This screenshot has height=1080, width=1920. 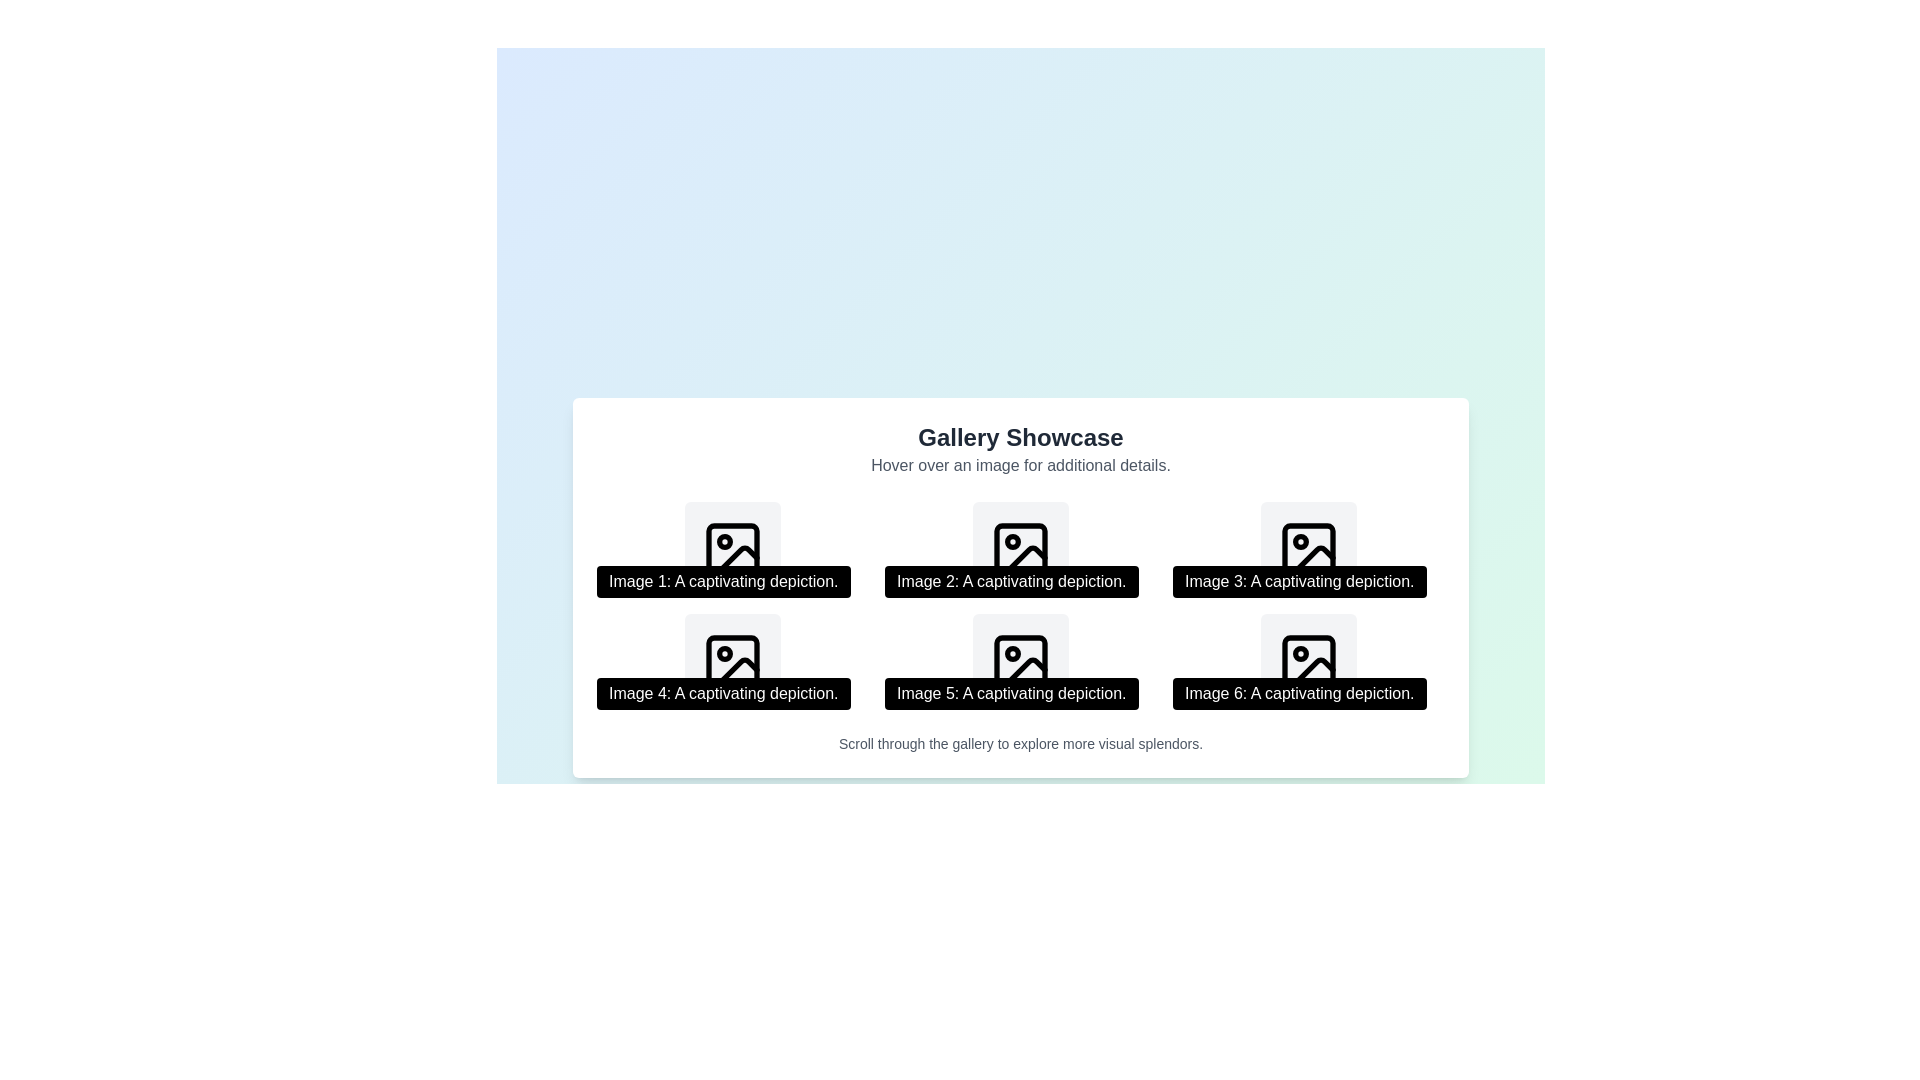 I want to click on the small circular dot within the second icon of the middle row in the gallery display, specifically located in the fifth tile of the grid, so click(x=1012, y=542).